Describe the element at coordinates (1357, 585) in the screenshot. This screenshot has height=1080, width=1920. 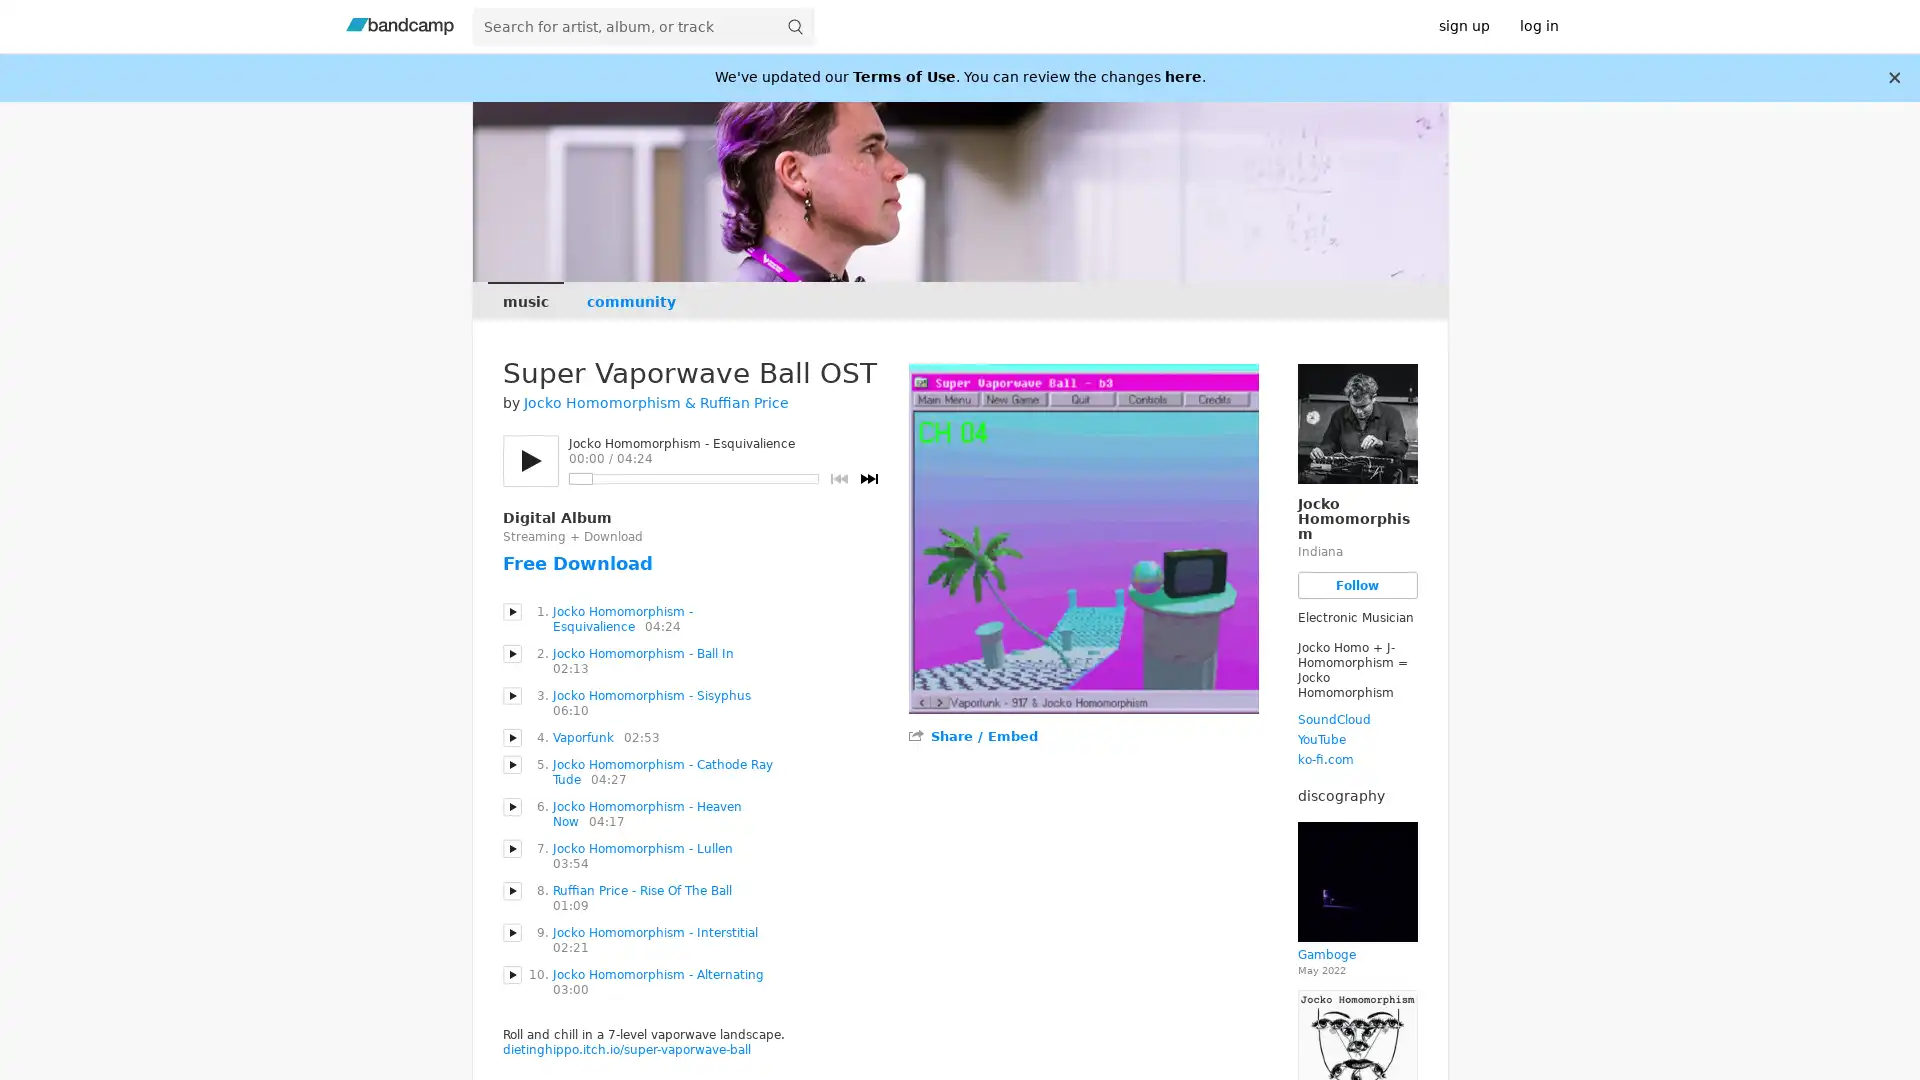
I see `Follow` at that location.